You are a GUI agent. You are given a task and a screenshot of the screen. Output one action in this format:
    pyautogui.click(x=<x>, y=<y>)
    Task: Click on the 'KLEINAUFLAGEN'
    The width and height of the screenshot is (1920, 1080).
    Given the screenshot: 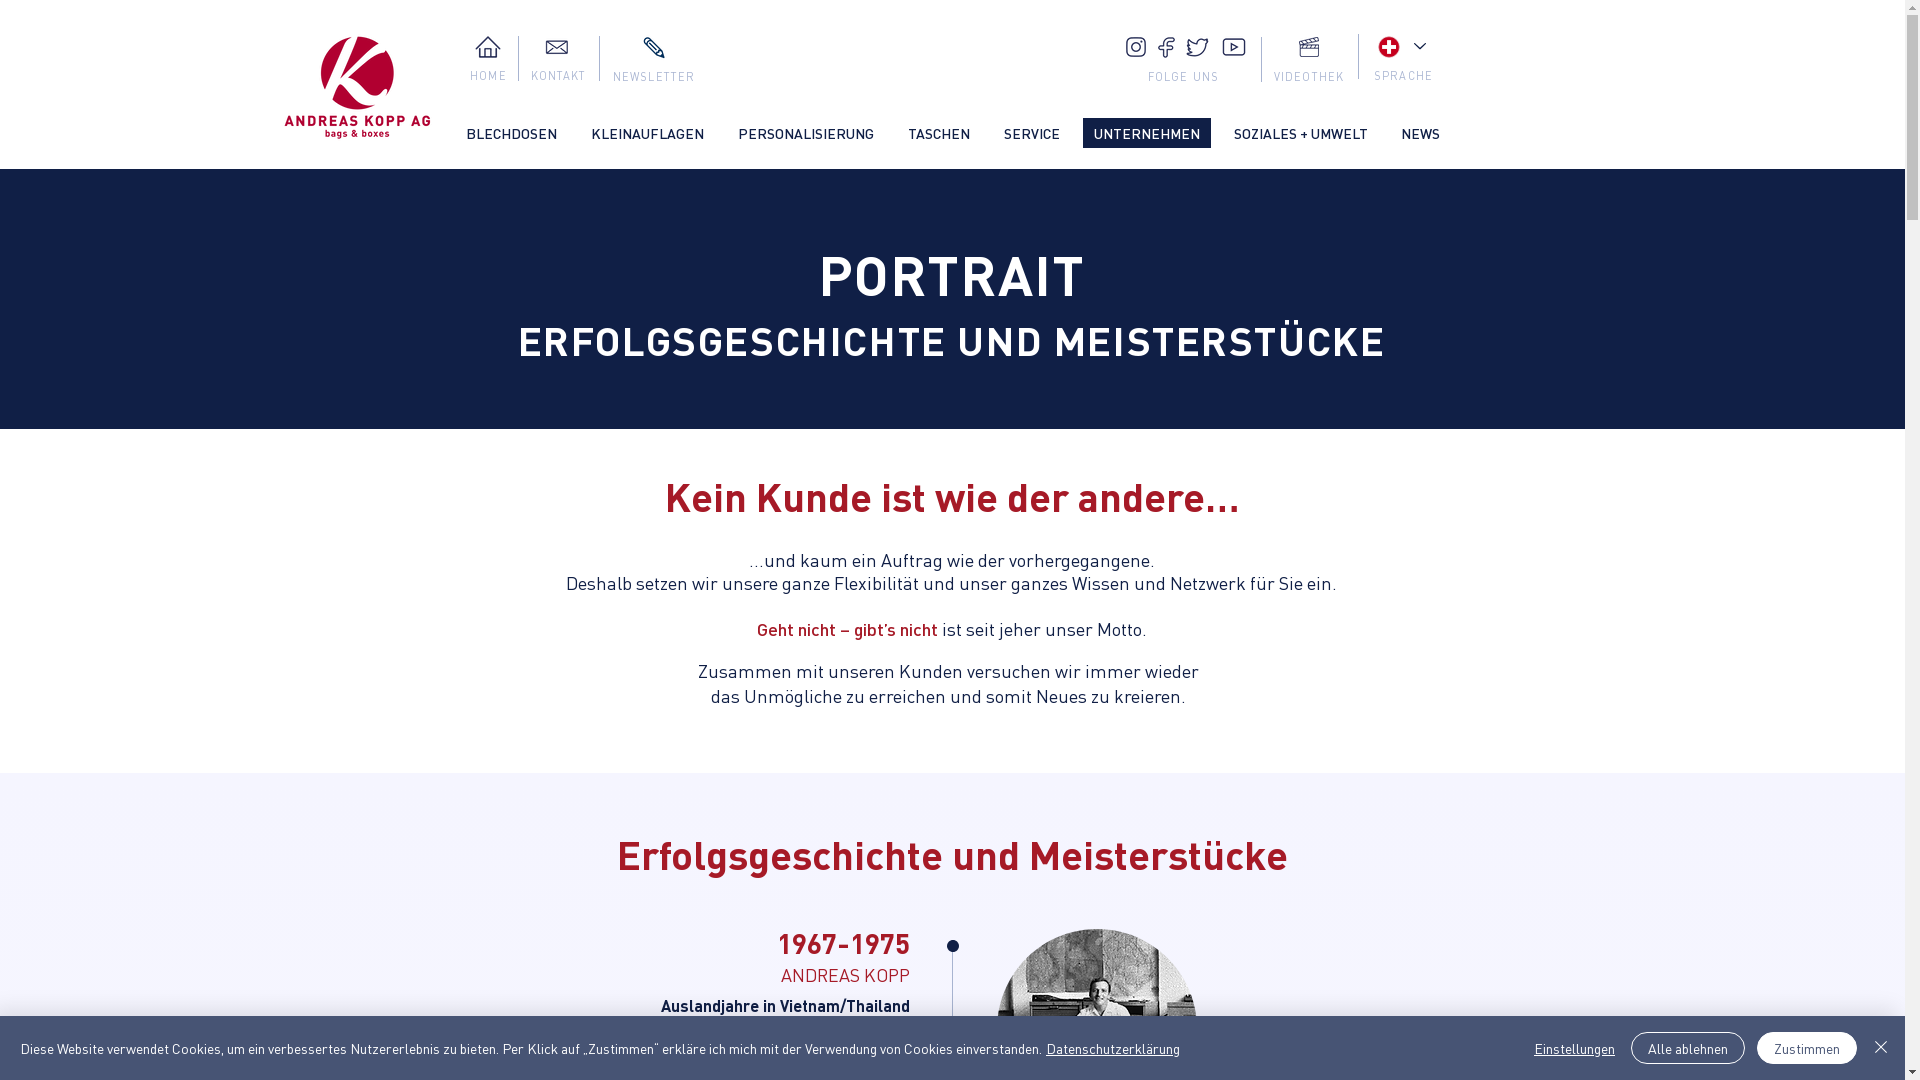 What is the action you would take?
    pyautogui.click(x=647, y=132)
    